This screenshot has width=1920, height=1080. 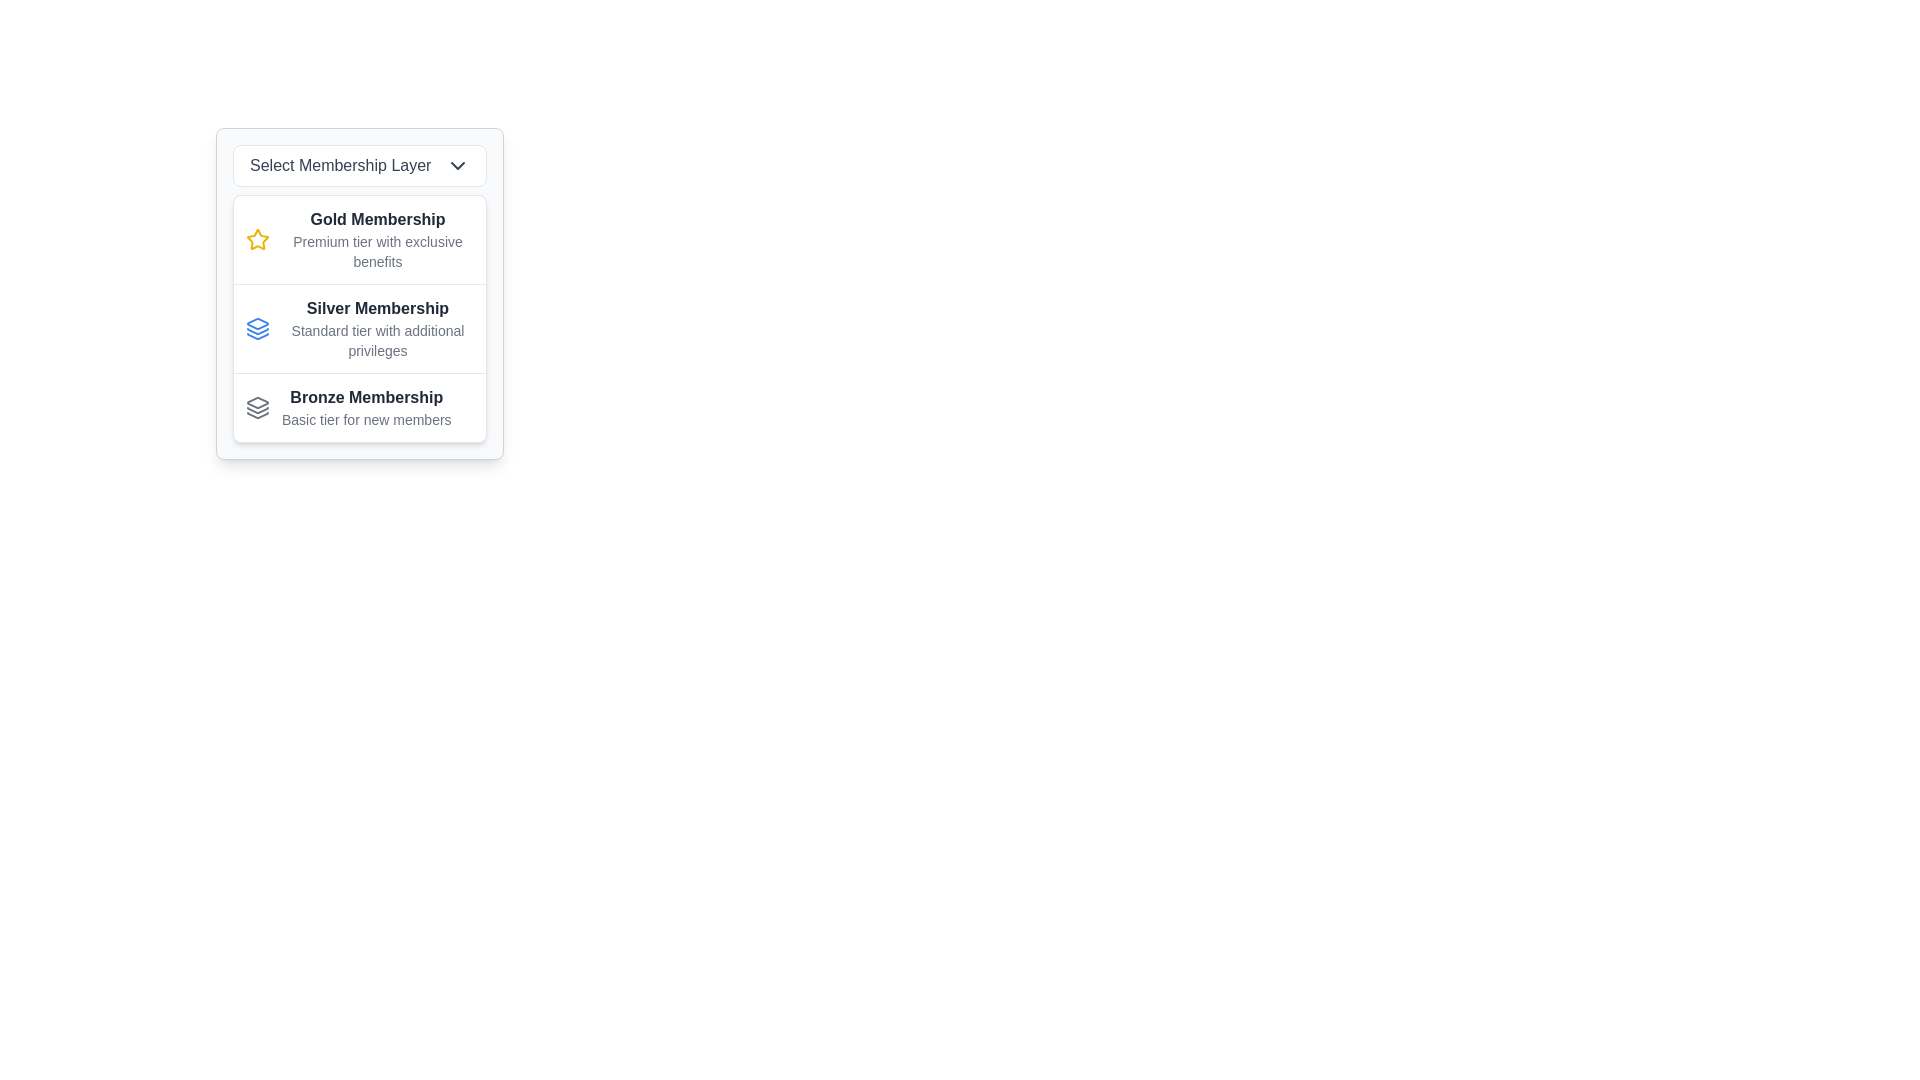 What do you see at coordinates (360, 328) in the screenshot?
I see `the second item in the vertical list of membership tiers` at bounding box center [360, 328].